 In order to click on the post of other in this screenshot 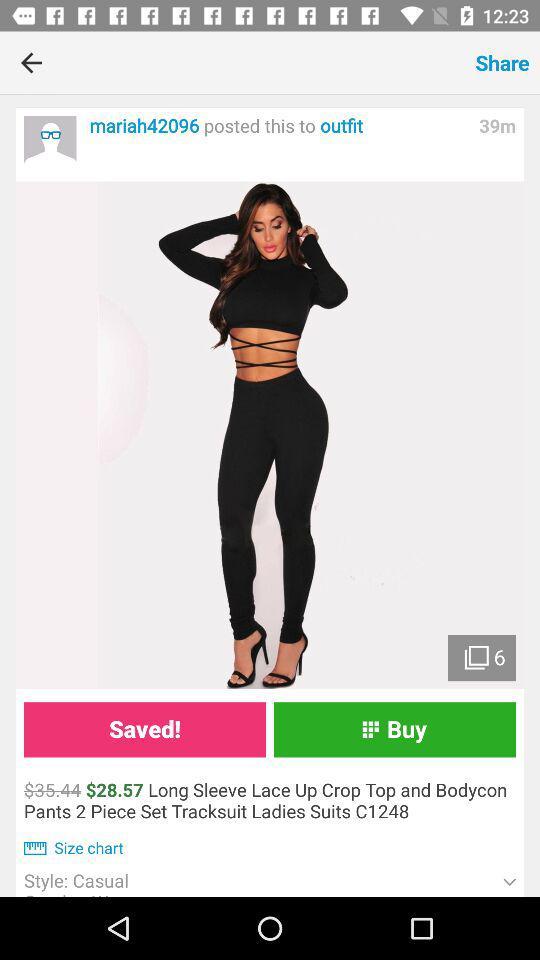, I will do `click(50, 141)`.